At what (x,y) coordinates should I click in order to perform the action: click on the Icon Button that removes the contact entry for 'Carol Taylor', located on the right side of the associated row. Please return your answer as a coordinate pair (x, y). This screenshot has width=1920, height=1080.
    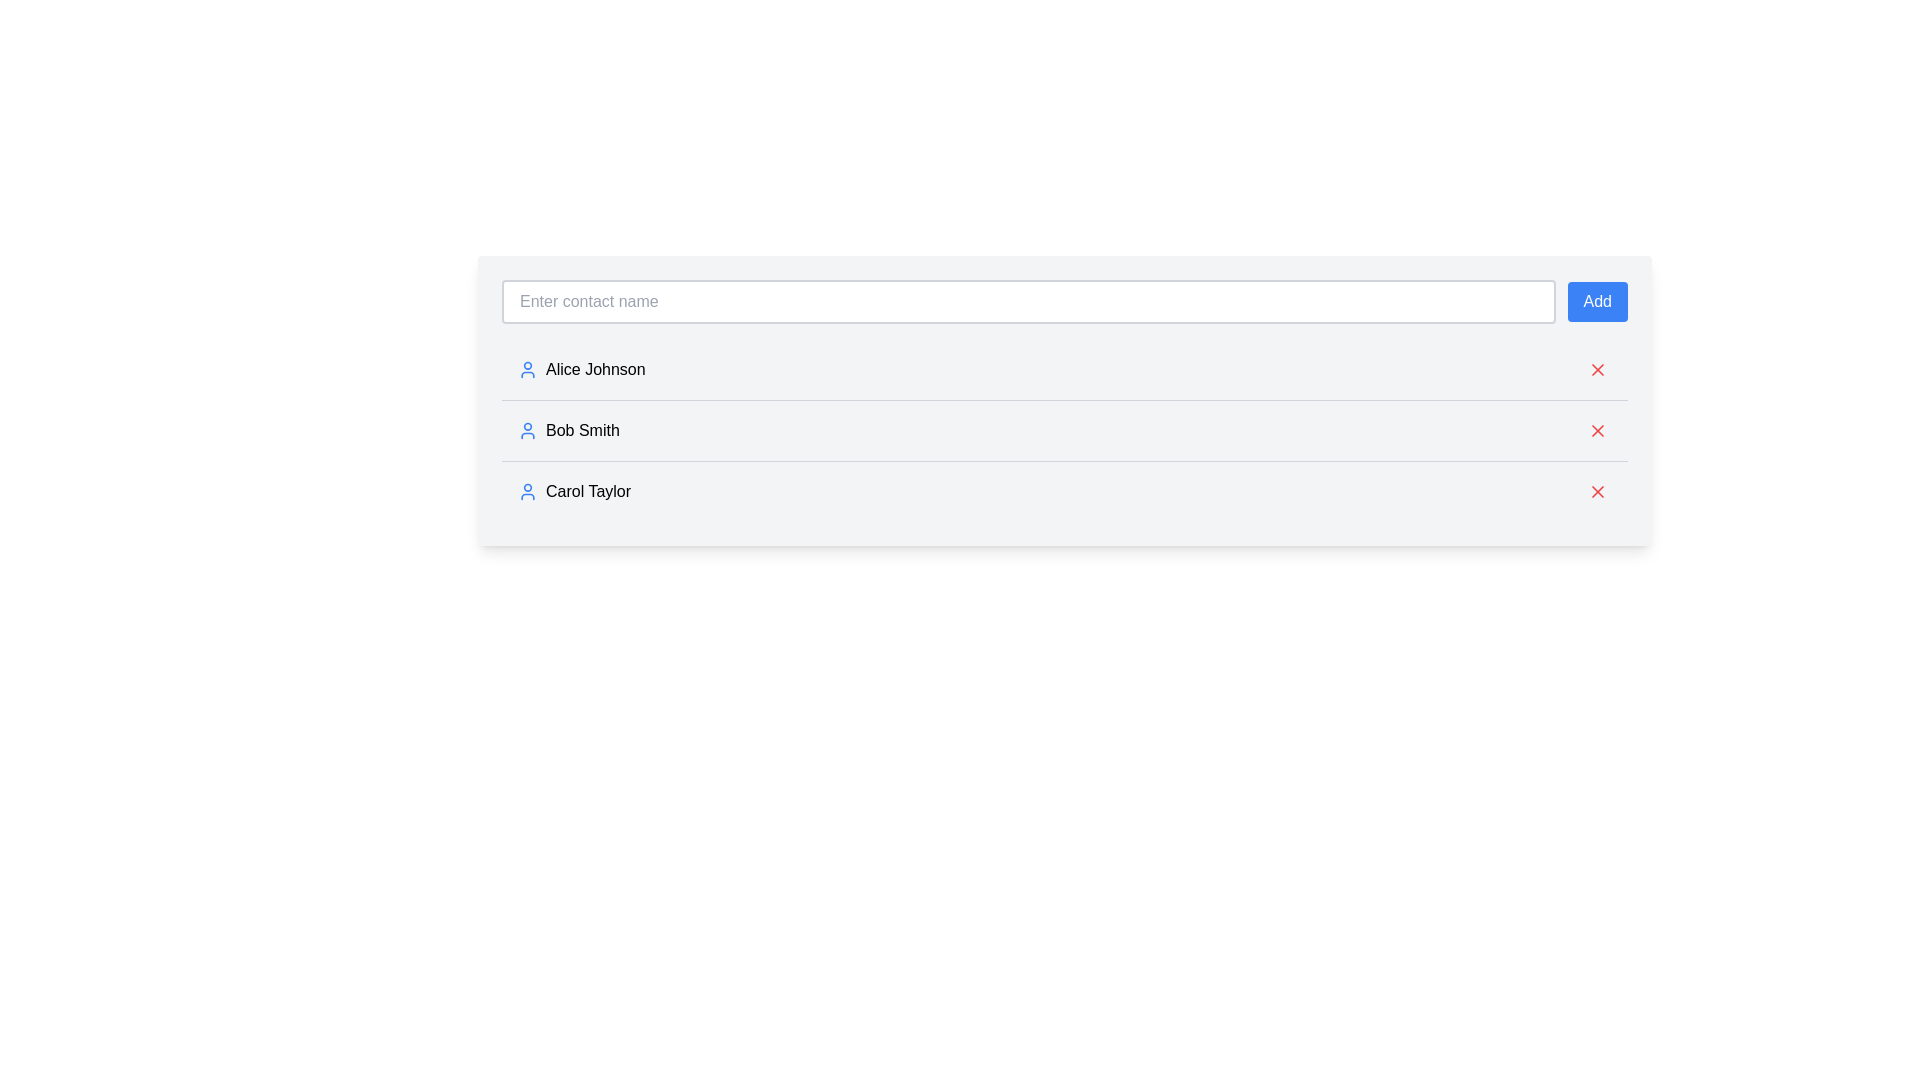
    Looking at the image, I should click on (1597, 430).